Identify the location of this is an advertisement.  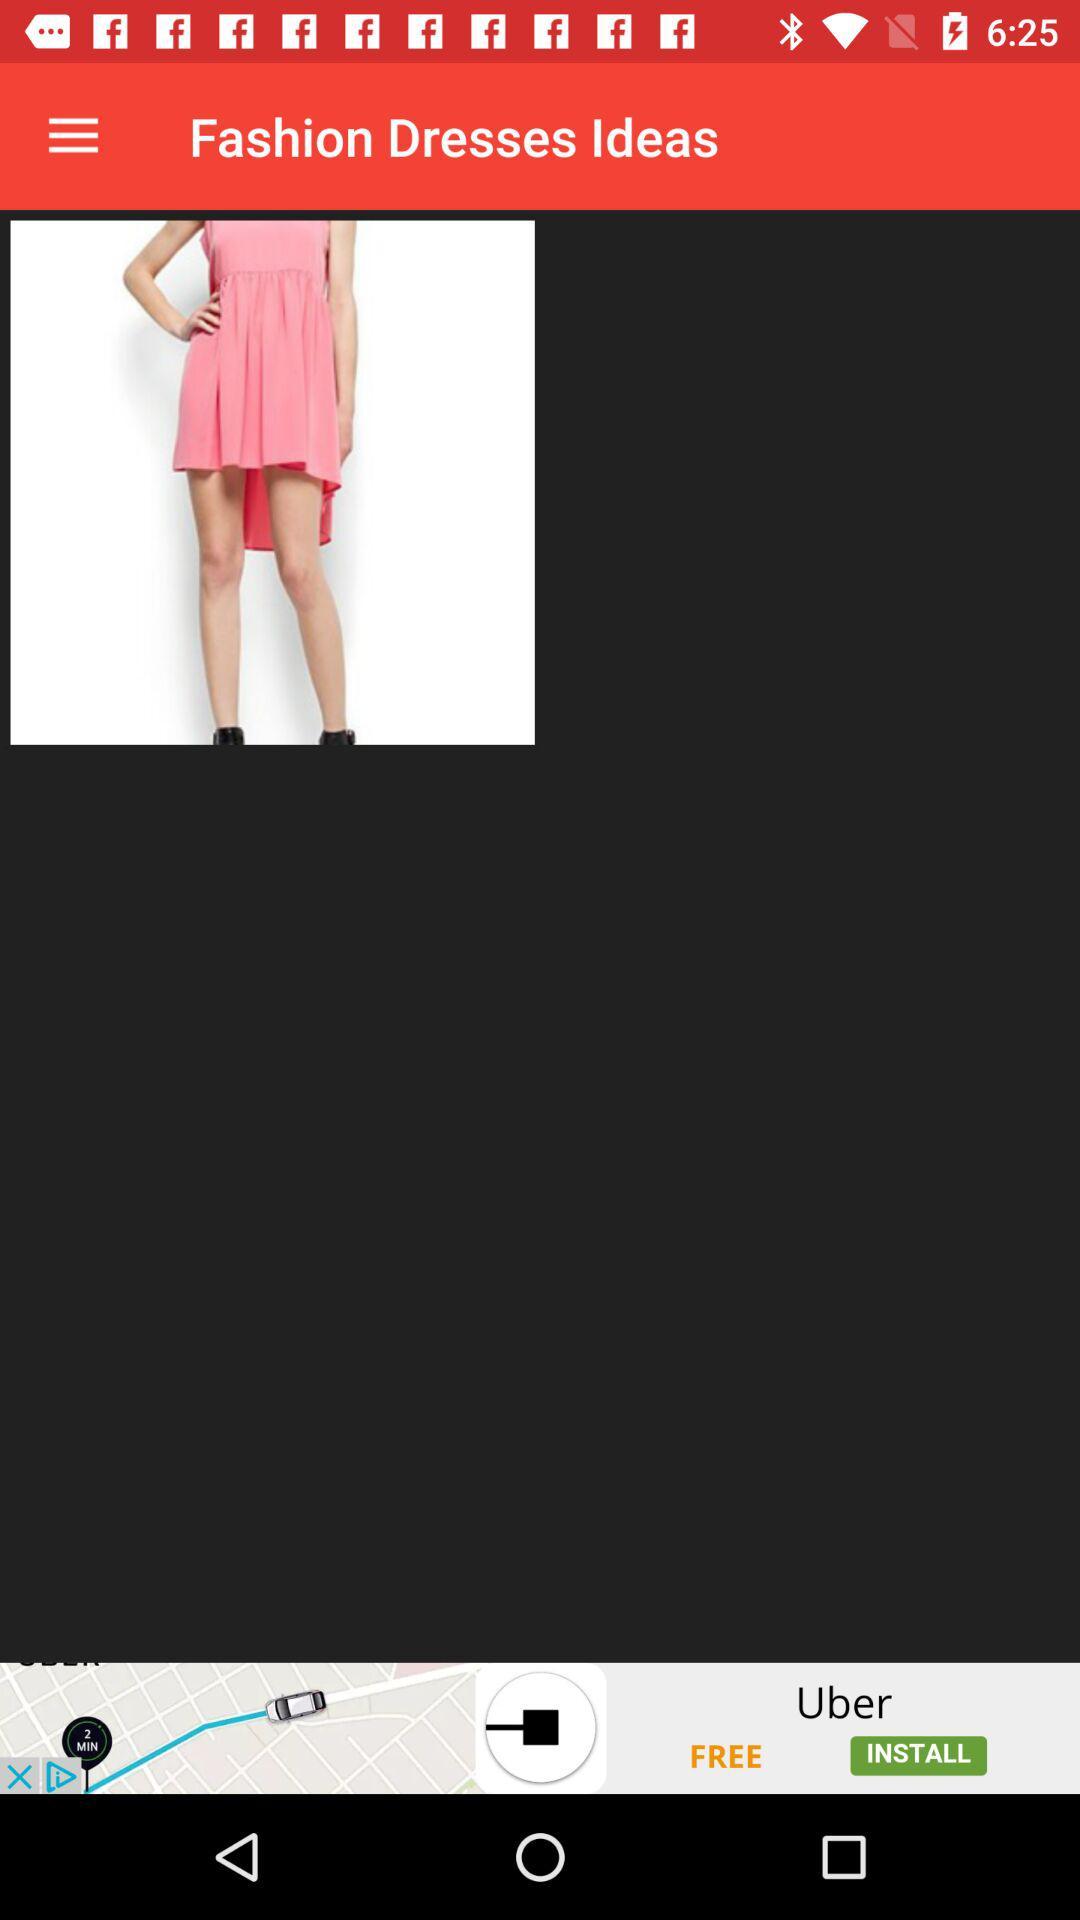
(540, 1727).